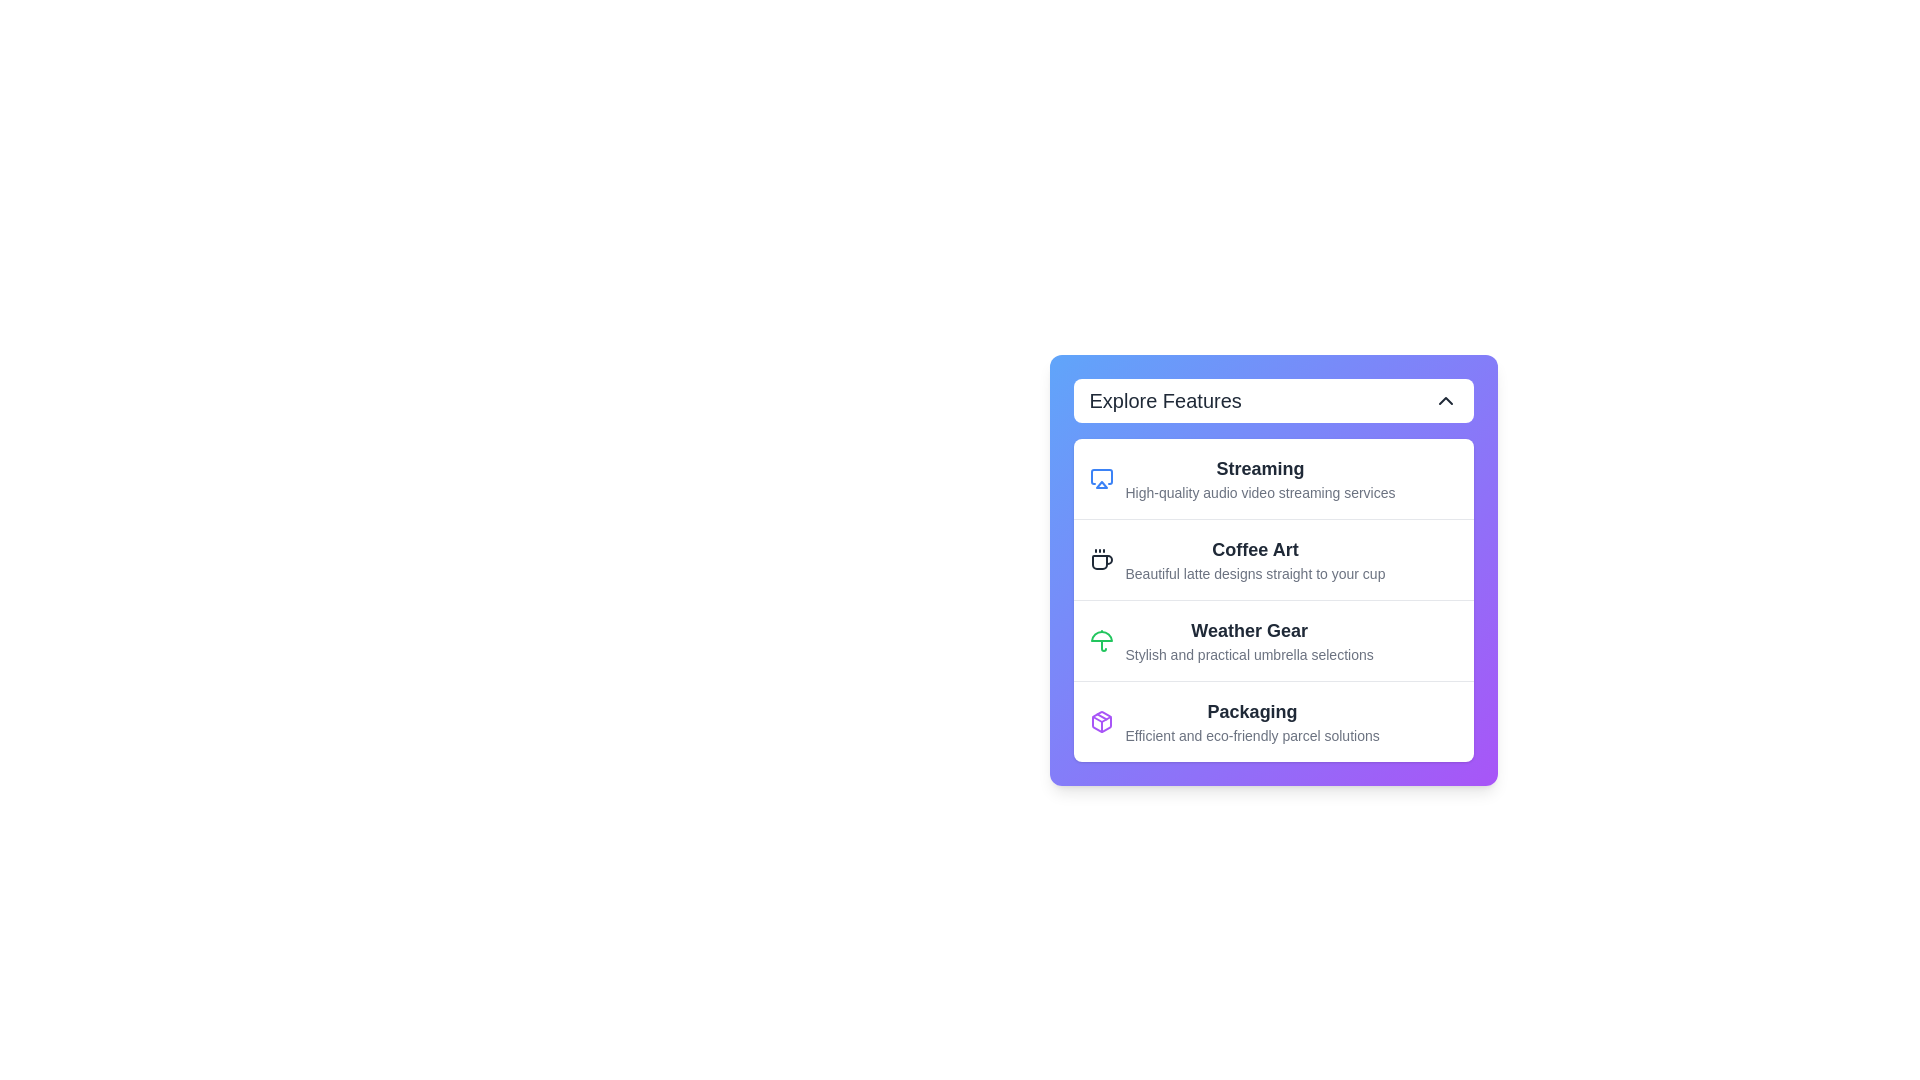 The height and width of the screenshot is (1080, 1920). I want to click on the blue AirPlay symbol icon located to the left of the 'Streaming' label in the 'Explore Features' section, so click(1100, 478).